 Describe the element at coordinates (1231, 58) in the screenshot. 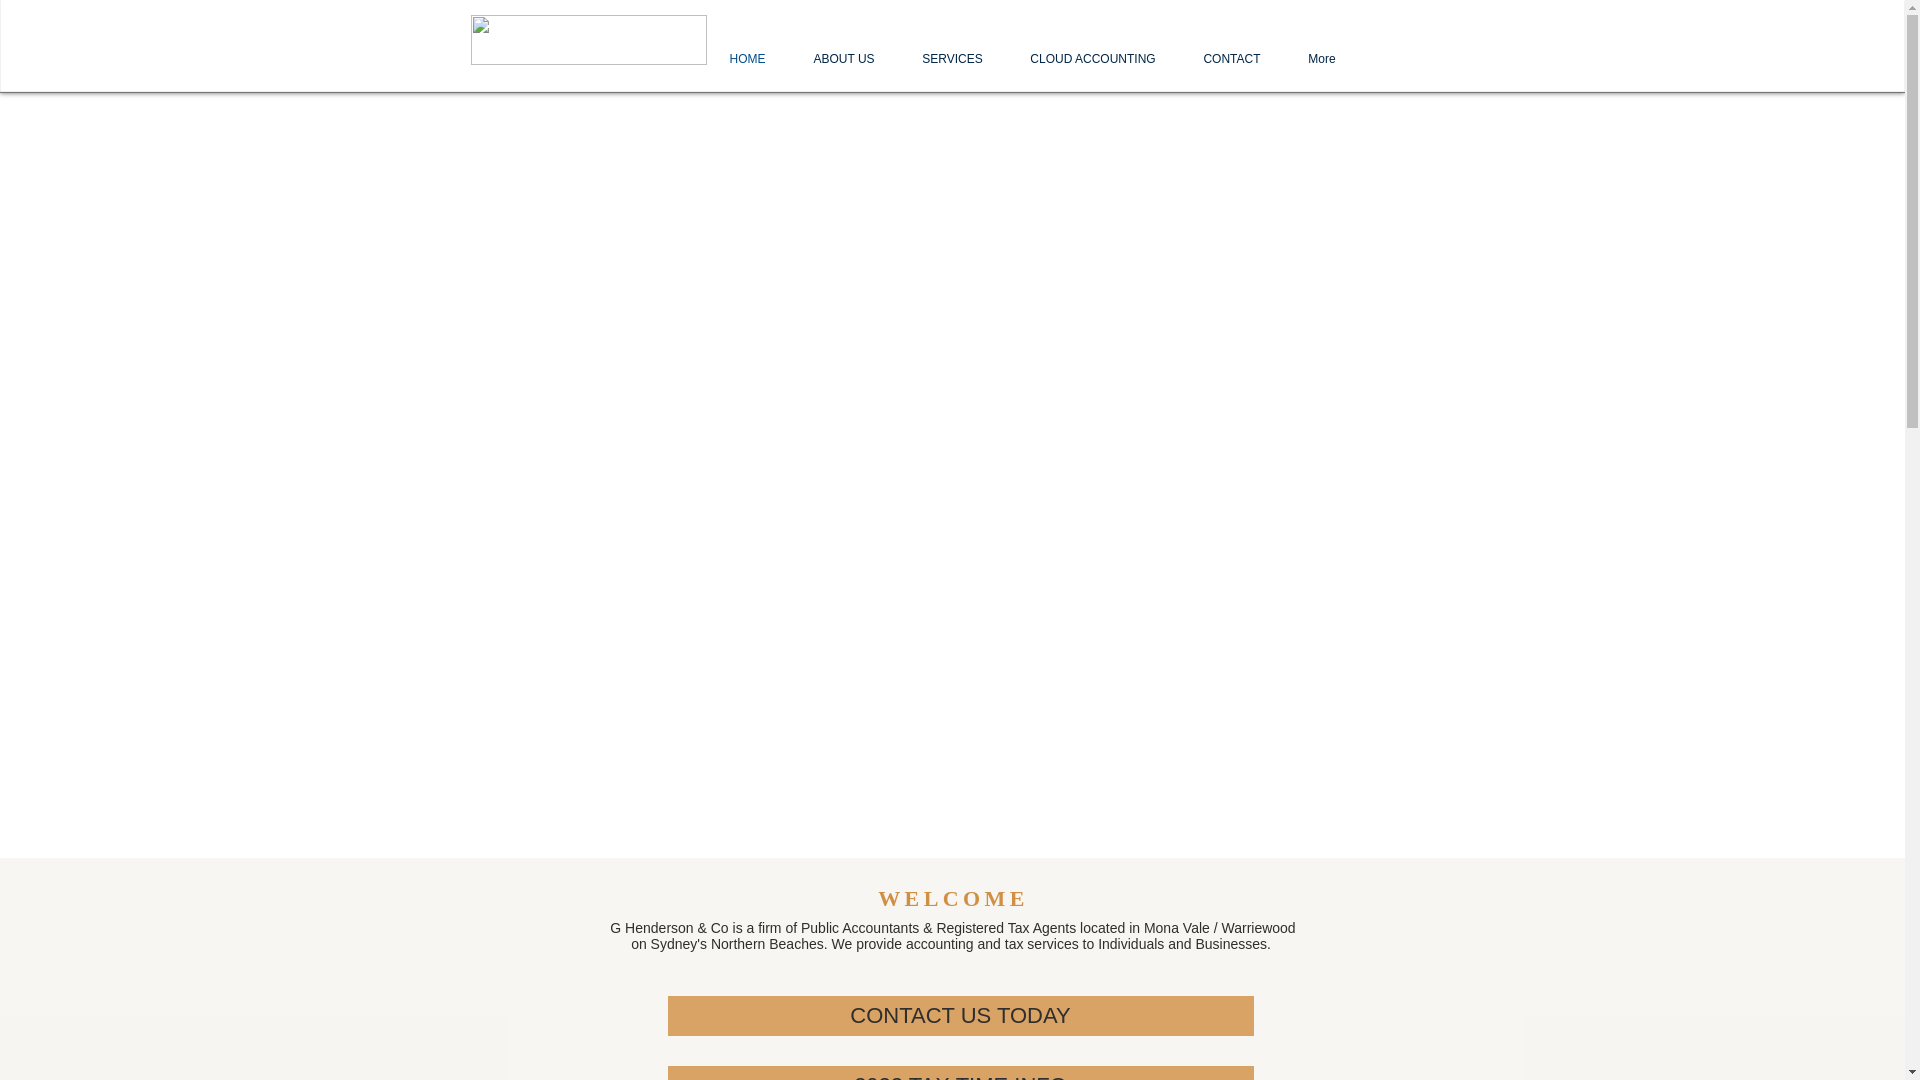

I see `'CONTACT'` at that location.